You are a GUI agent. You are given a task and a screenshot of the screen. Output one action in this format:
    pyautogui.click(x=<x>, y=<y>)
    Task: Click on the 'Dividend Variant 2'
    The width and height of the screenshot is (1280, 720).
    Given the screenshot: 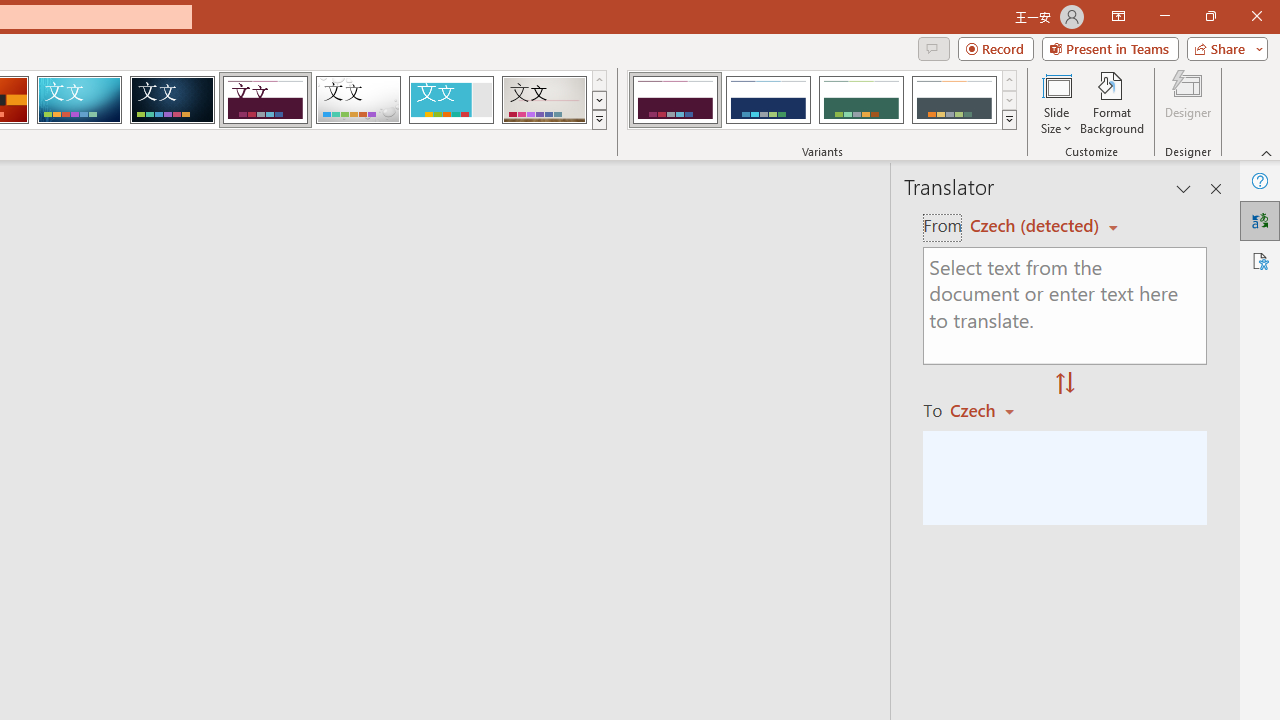 What is the action you would take?
    pyautogui.click(x=767, y=100)
    